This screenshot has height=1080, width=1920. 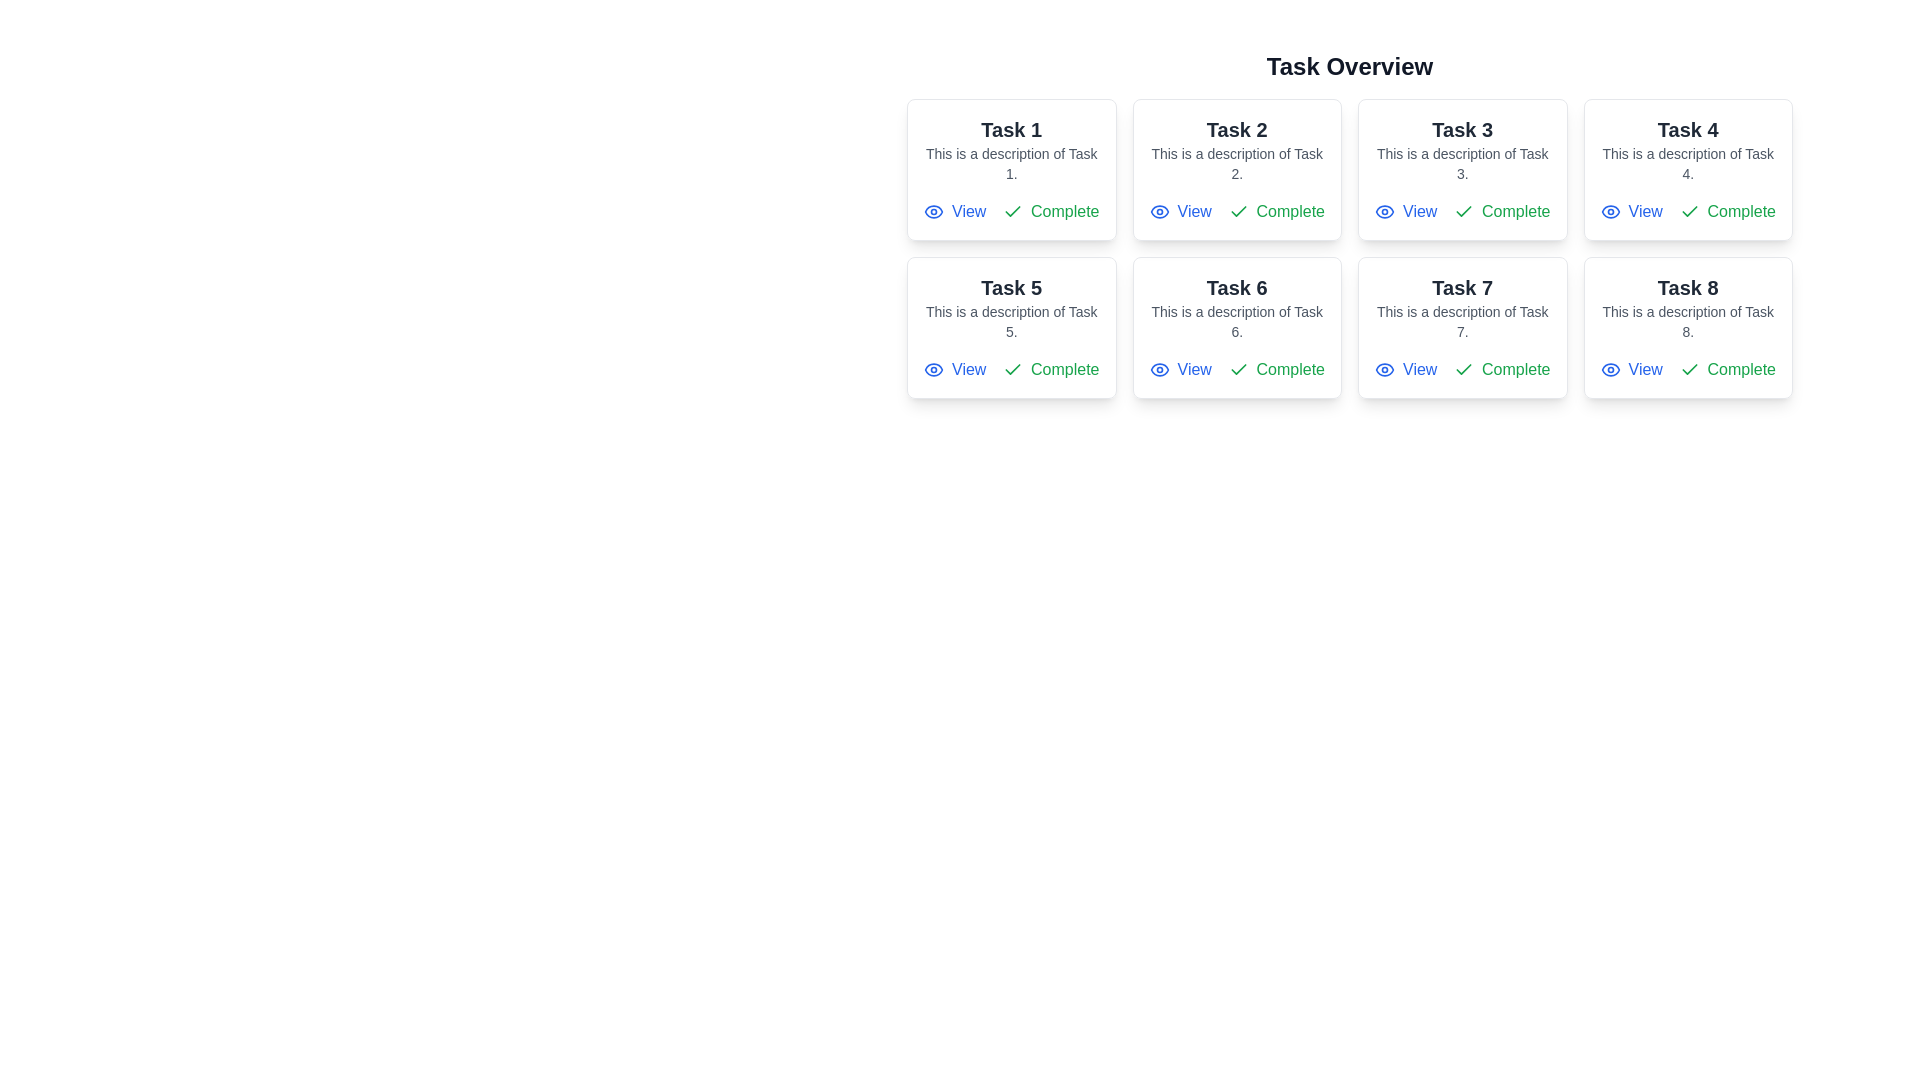 I want to click on the blue 'View' button located within the 'Task 8' card, so click(x=1631, y=370).